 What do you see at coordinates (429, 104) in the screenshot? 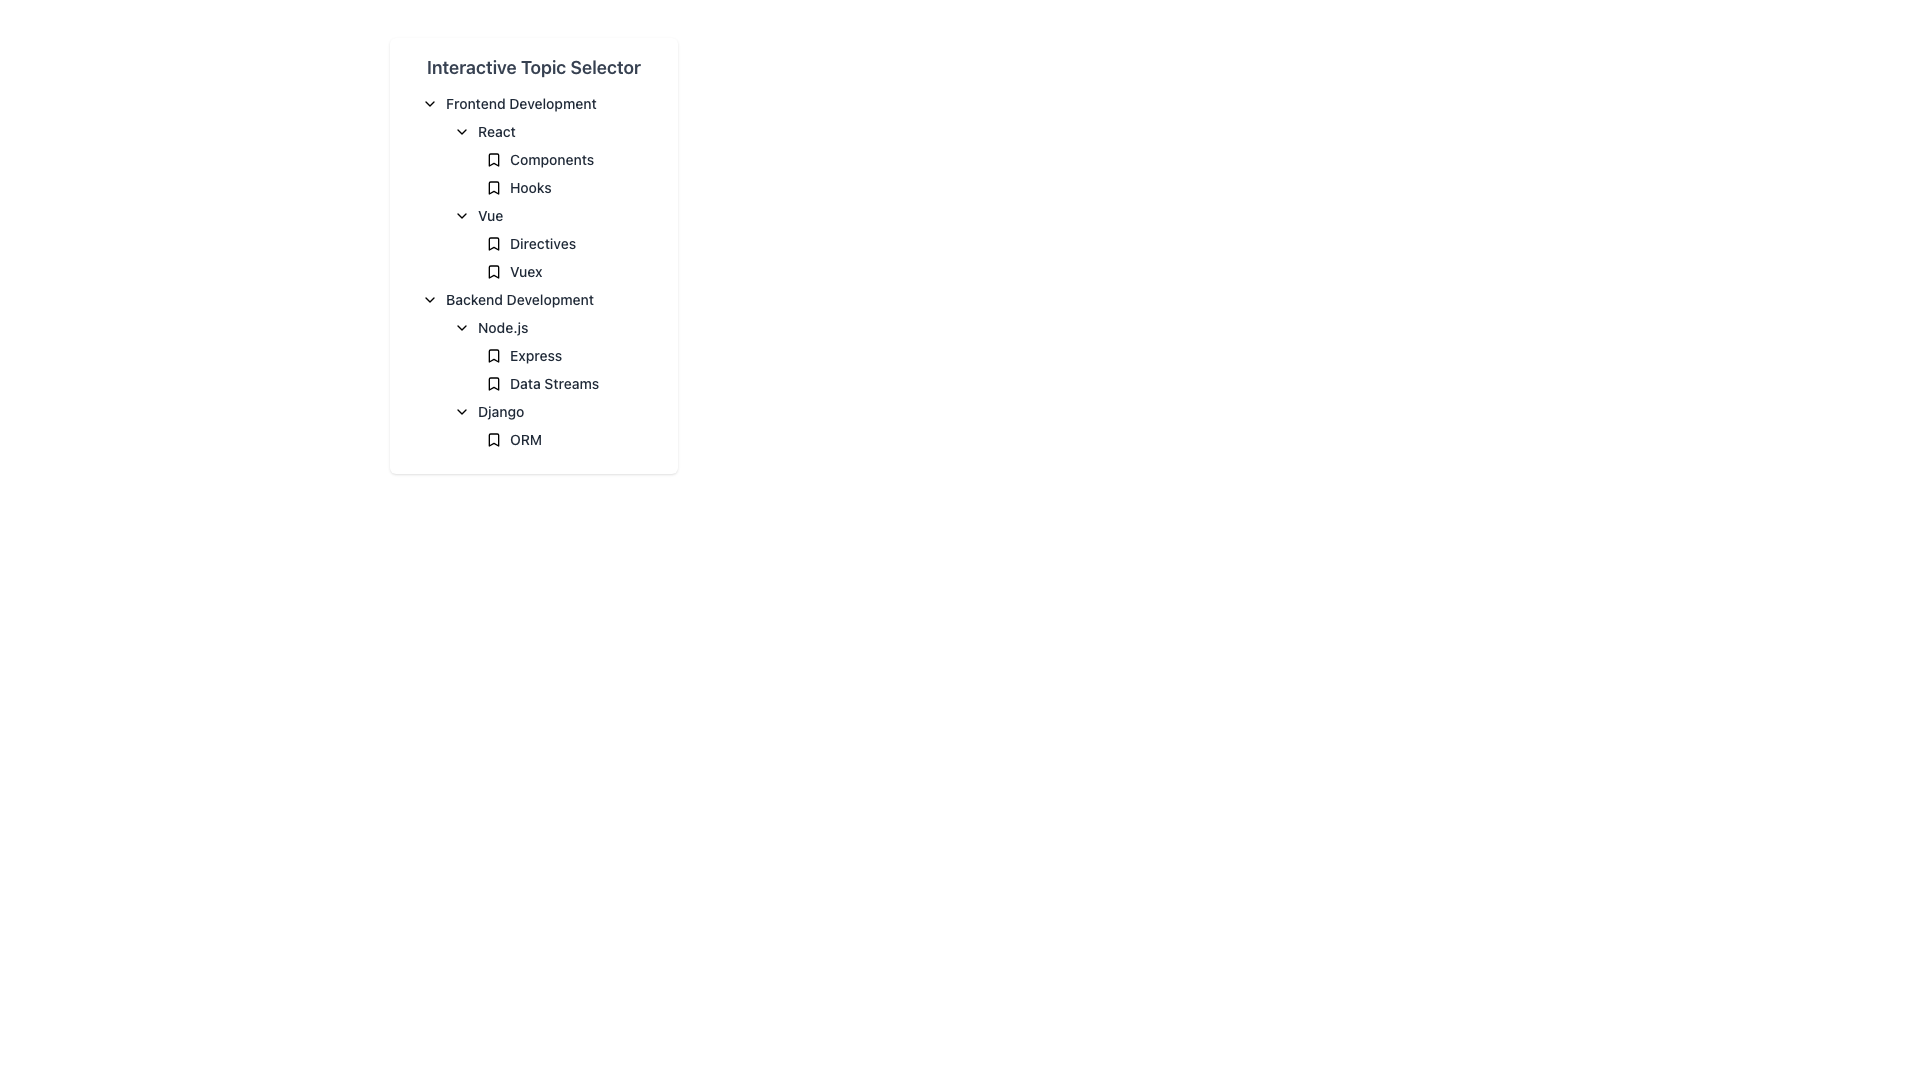
I see `the Dropdown toggle icon located to the left of the 'Frontend Development' text to trigger potential visual feedback` at bounding box center [429, 104].